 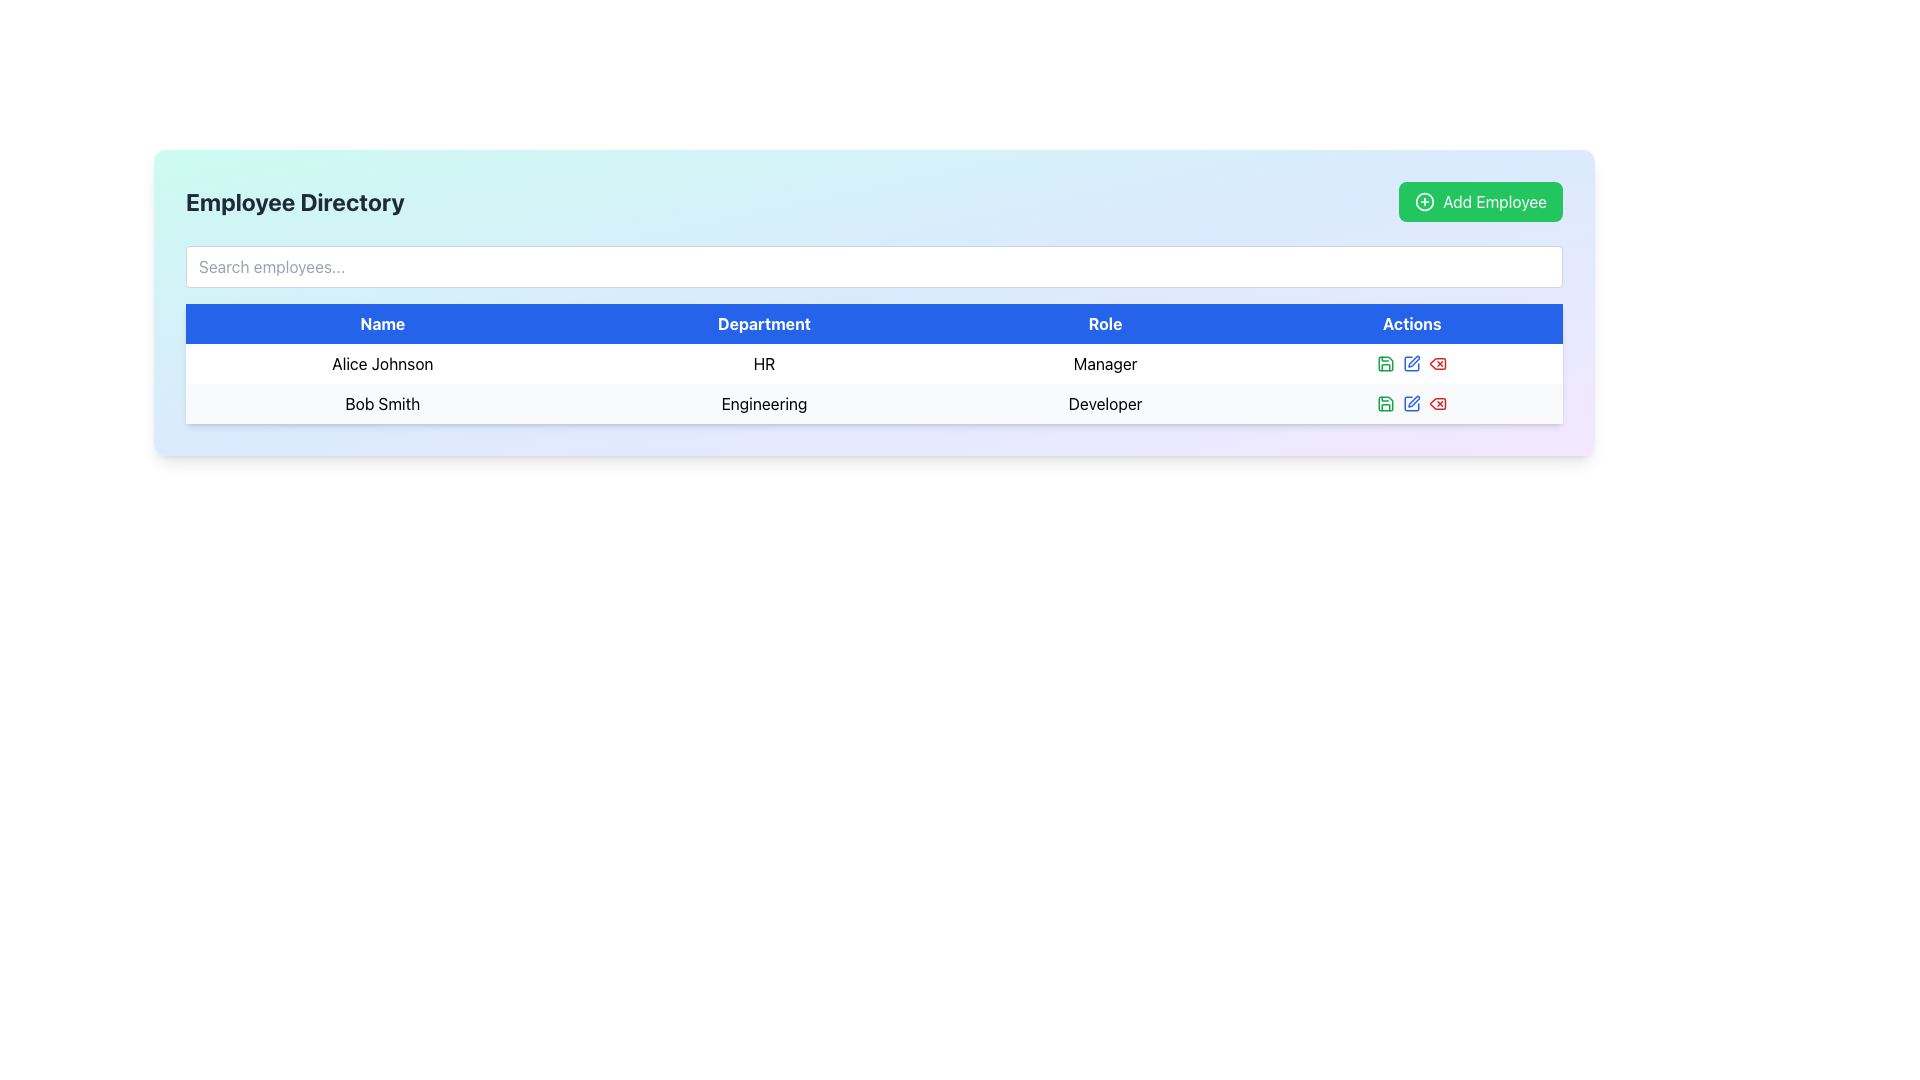 I want to click on header label identifying the current section as the Employee Directory, located at the top-left corner of the header, so click(x=294, y=201).